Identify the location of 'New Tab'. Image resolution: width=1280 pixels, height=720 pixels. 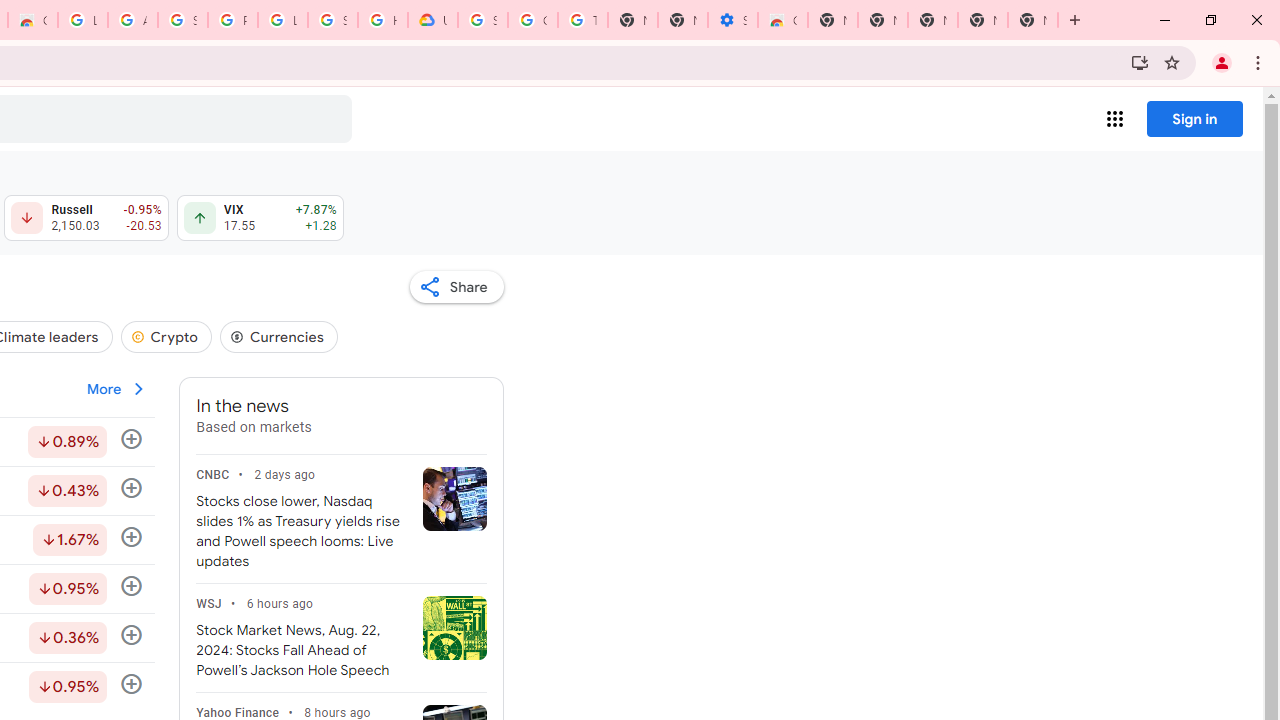
(832, 20).